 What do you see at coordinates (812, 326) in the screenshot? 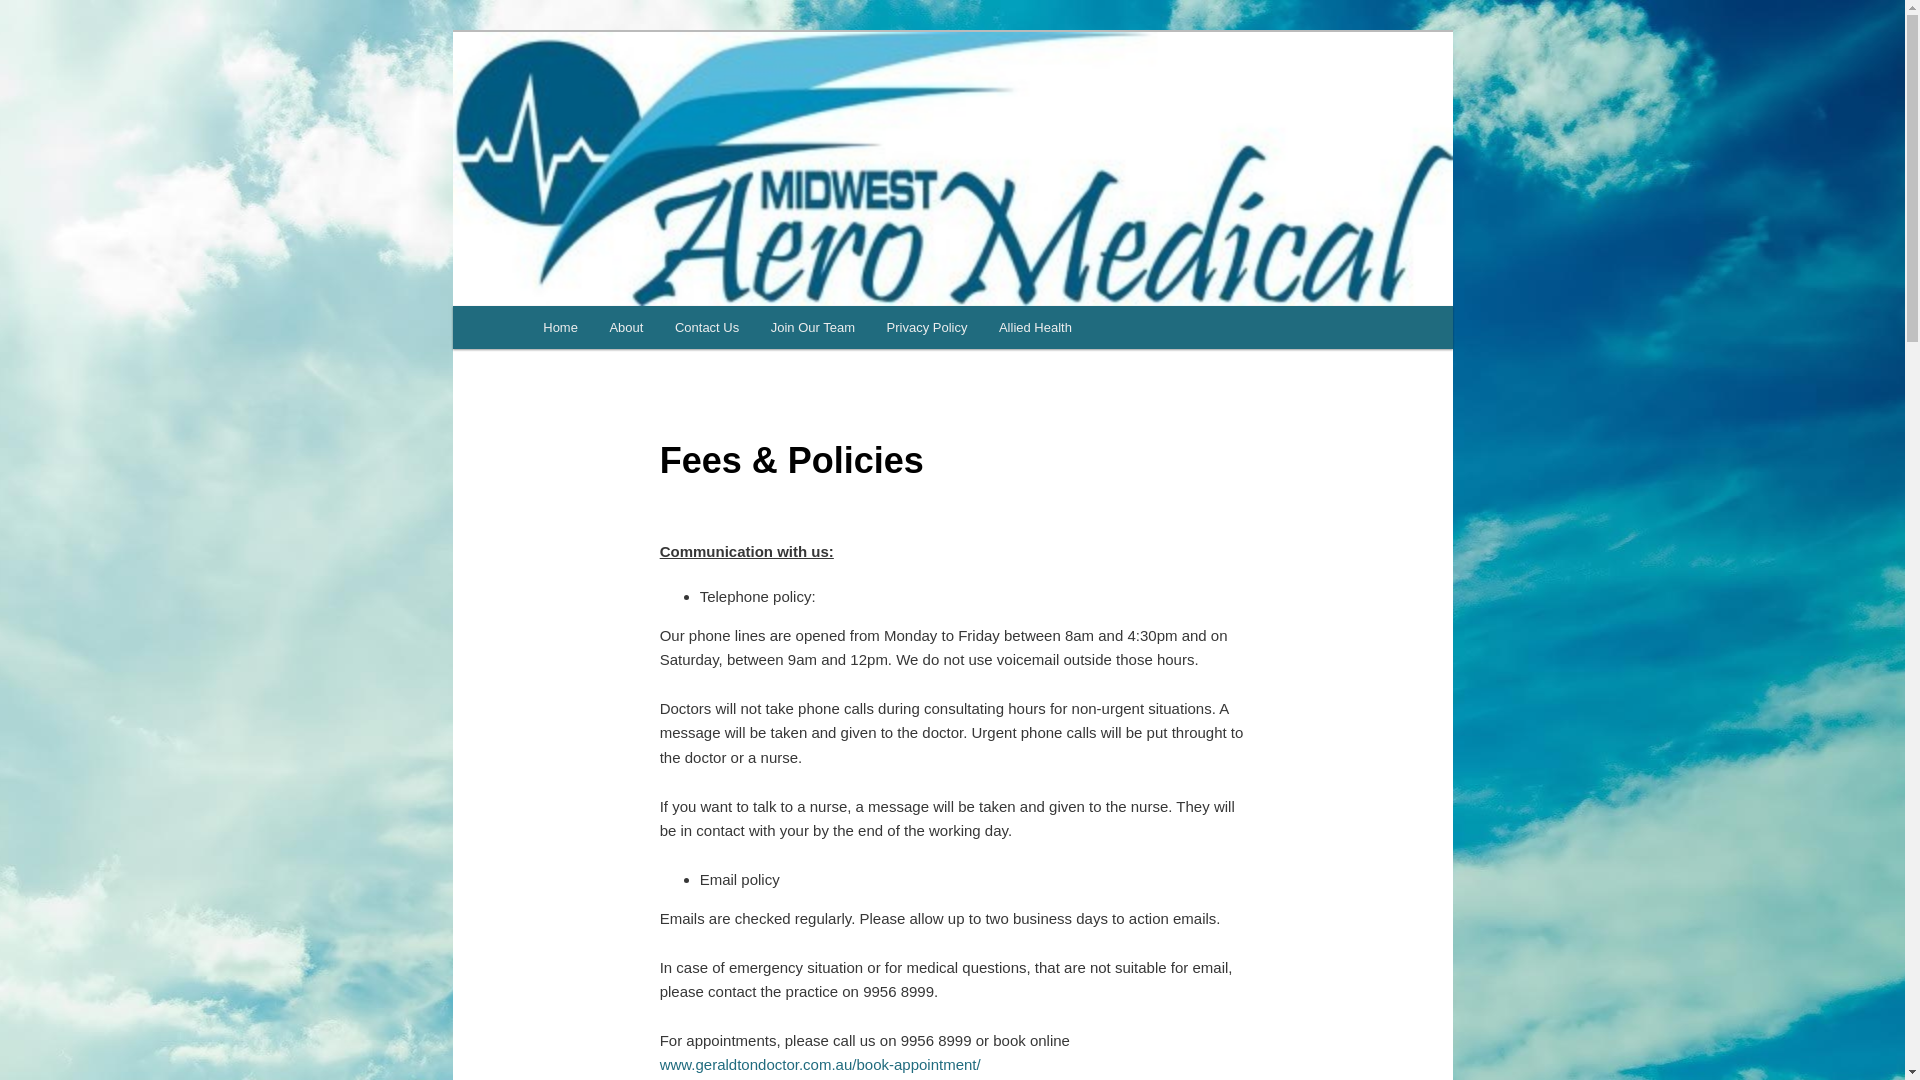
I see `'Join Our Team'` at bounding box center [812, 326].